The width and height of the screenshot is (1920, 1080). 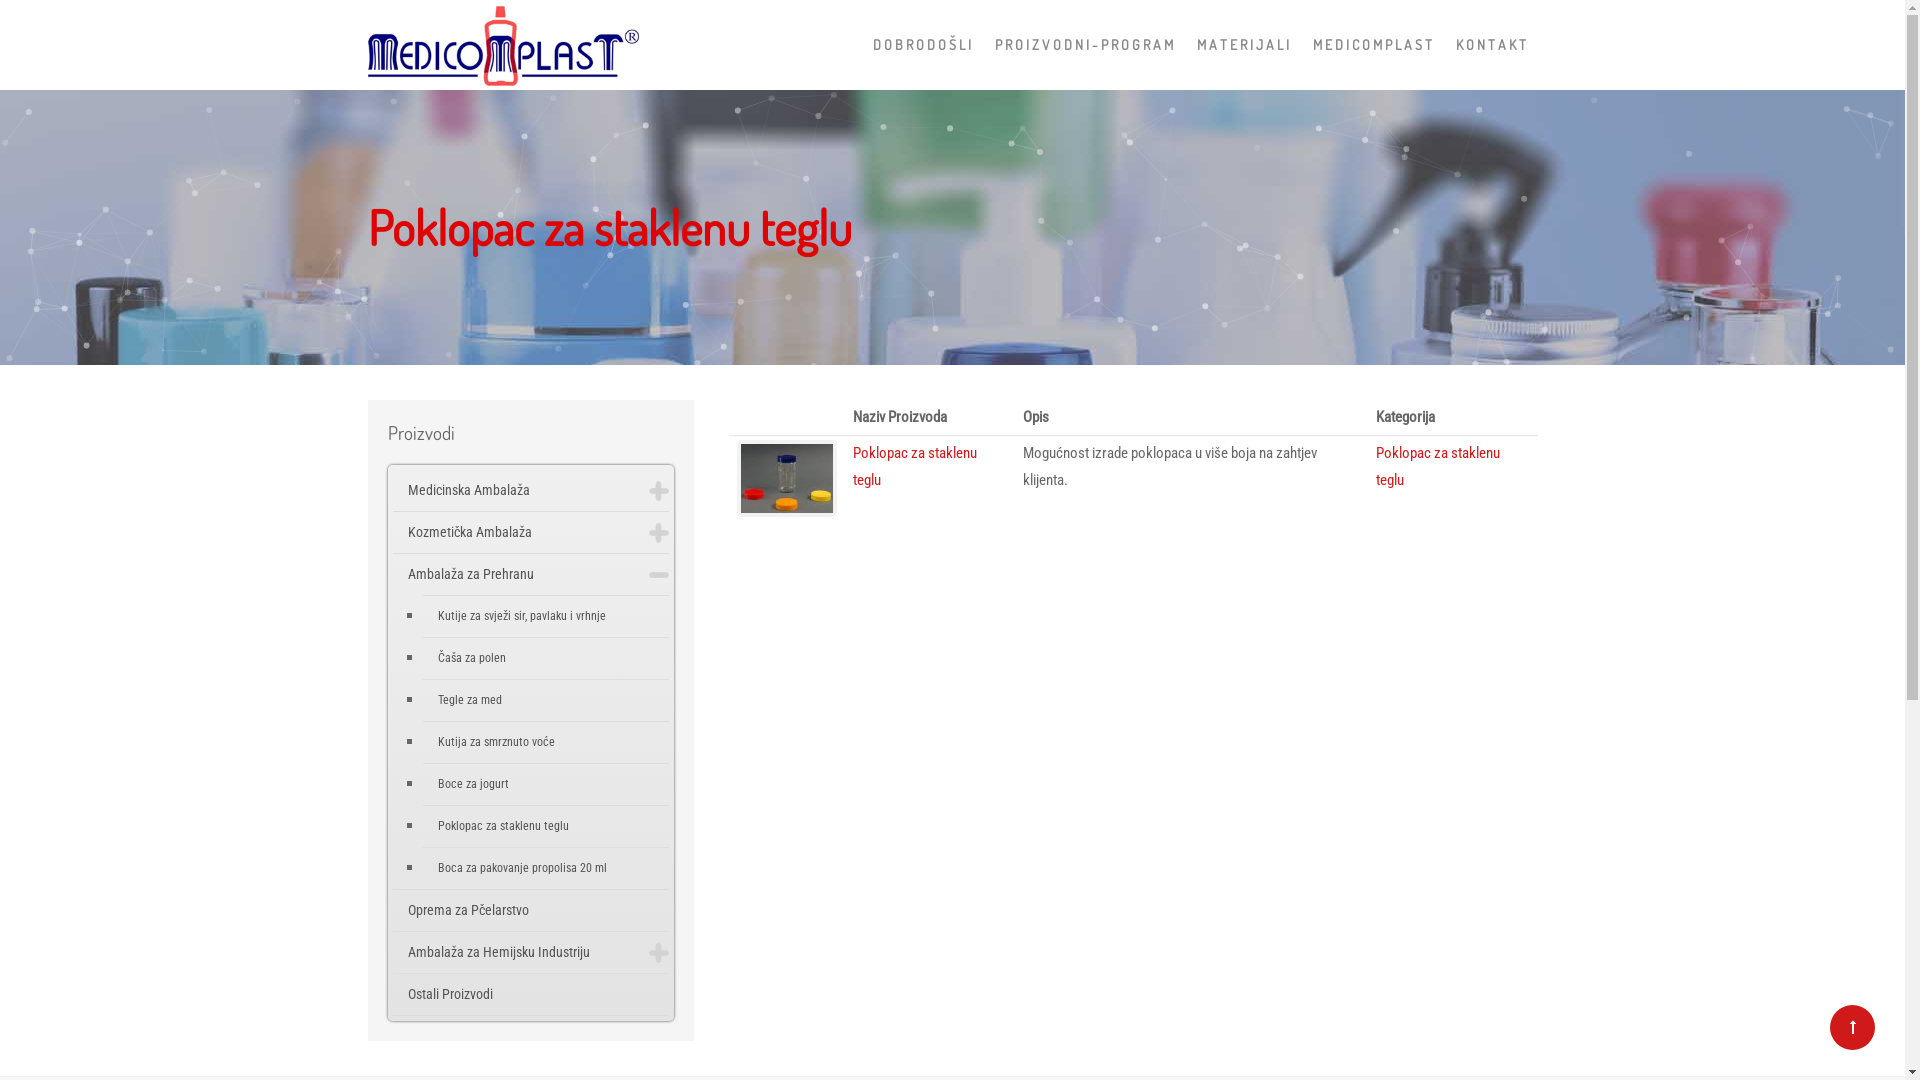 I want to click on 'K O N T A K T', so click(x=1444, y=45).